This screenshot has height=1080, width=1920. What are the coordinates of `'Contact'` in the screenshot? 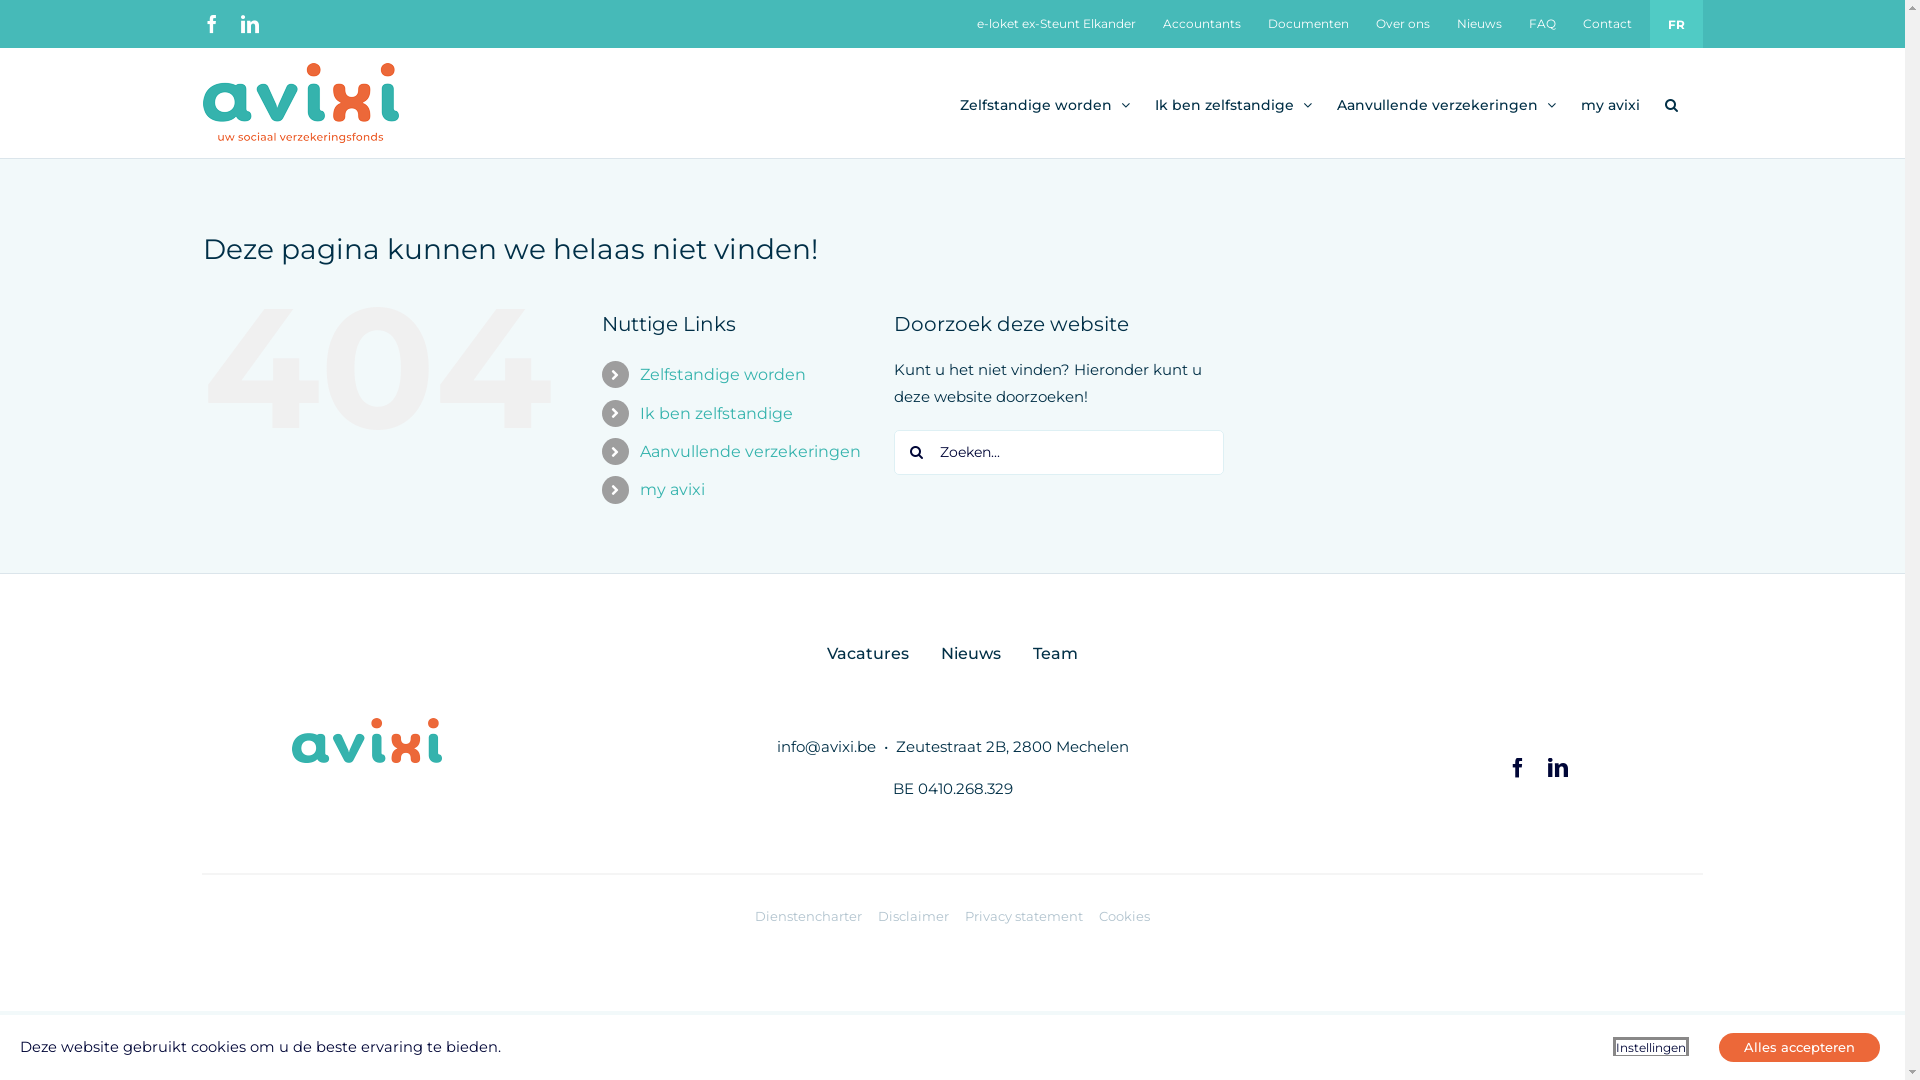 It's located at (1607, 23).